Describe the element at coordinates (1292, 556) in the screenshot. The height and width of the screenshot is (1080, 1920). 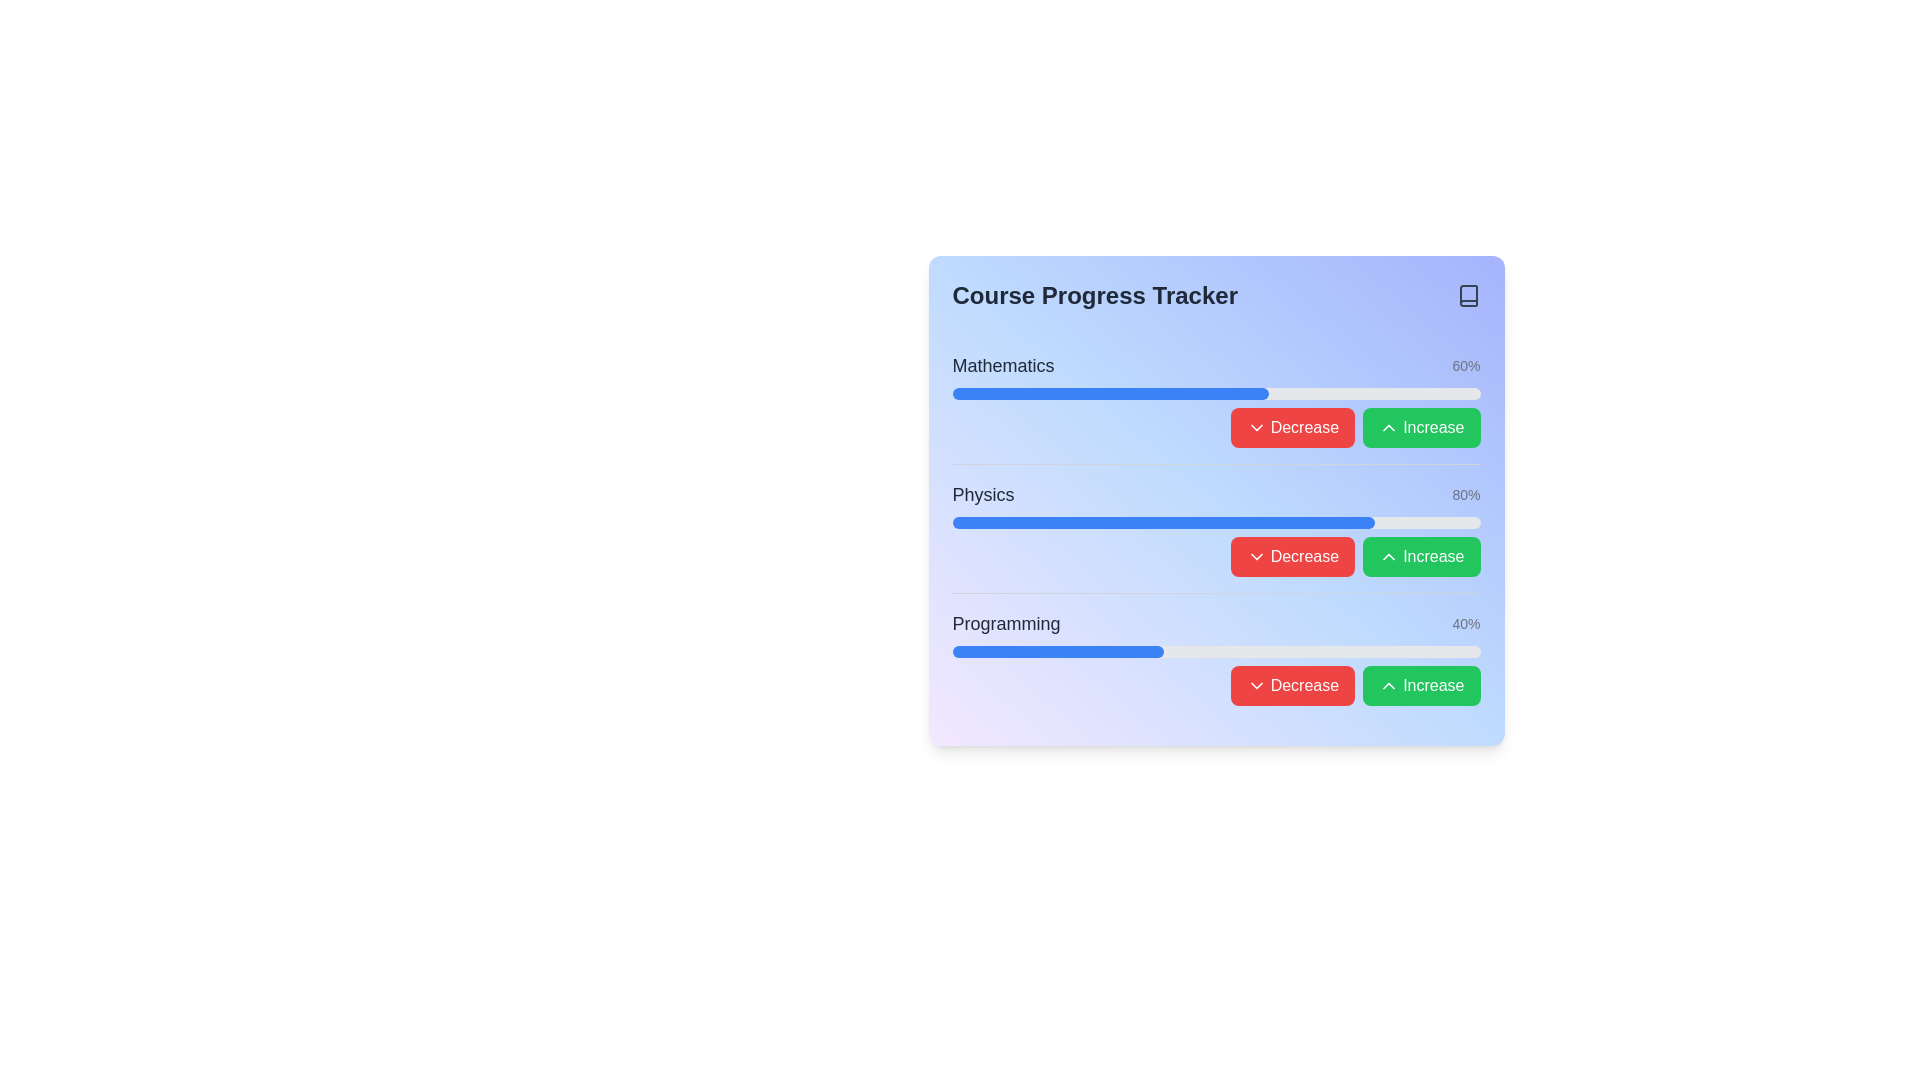
I see `the red button labeled '↓ Decrease'` at that location.